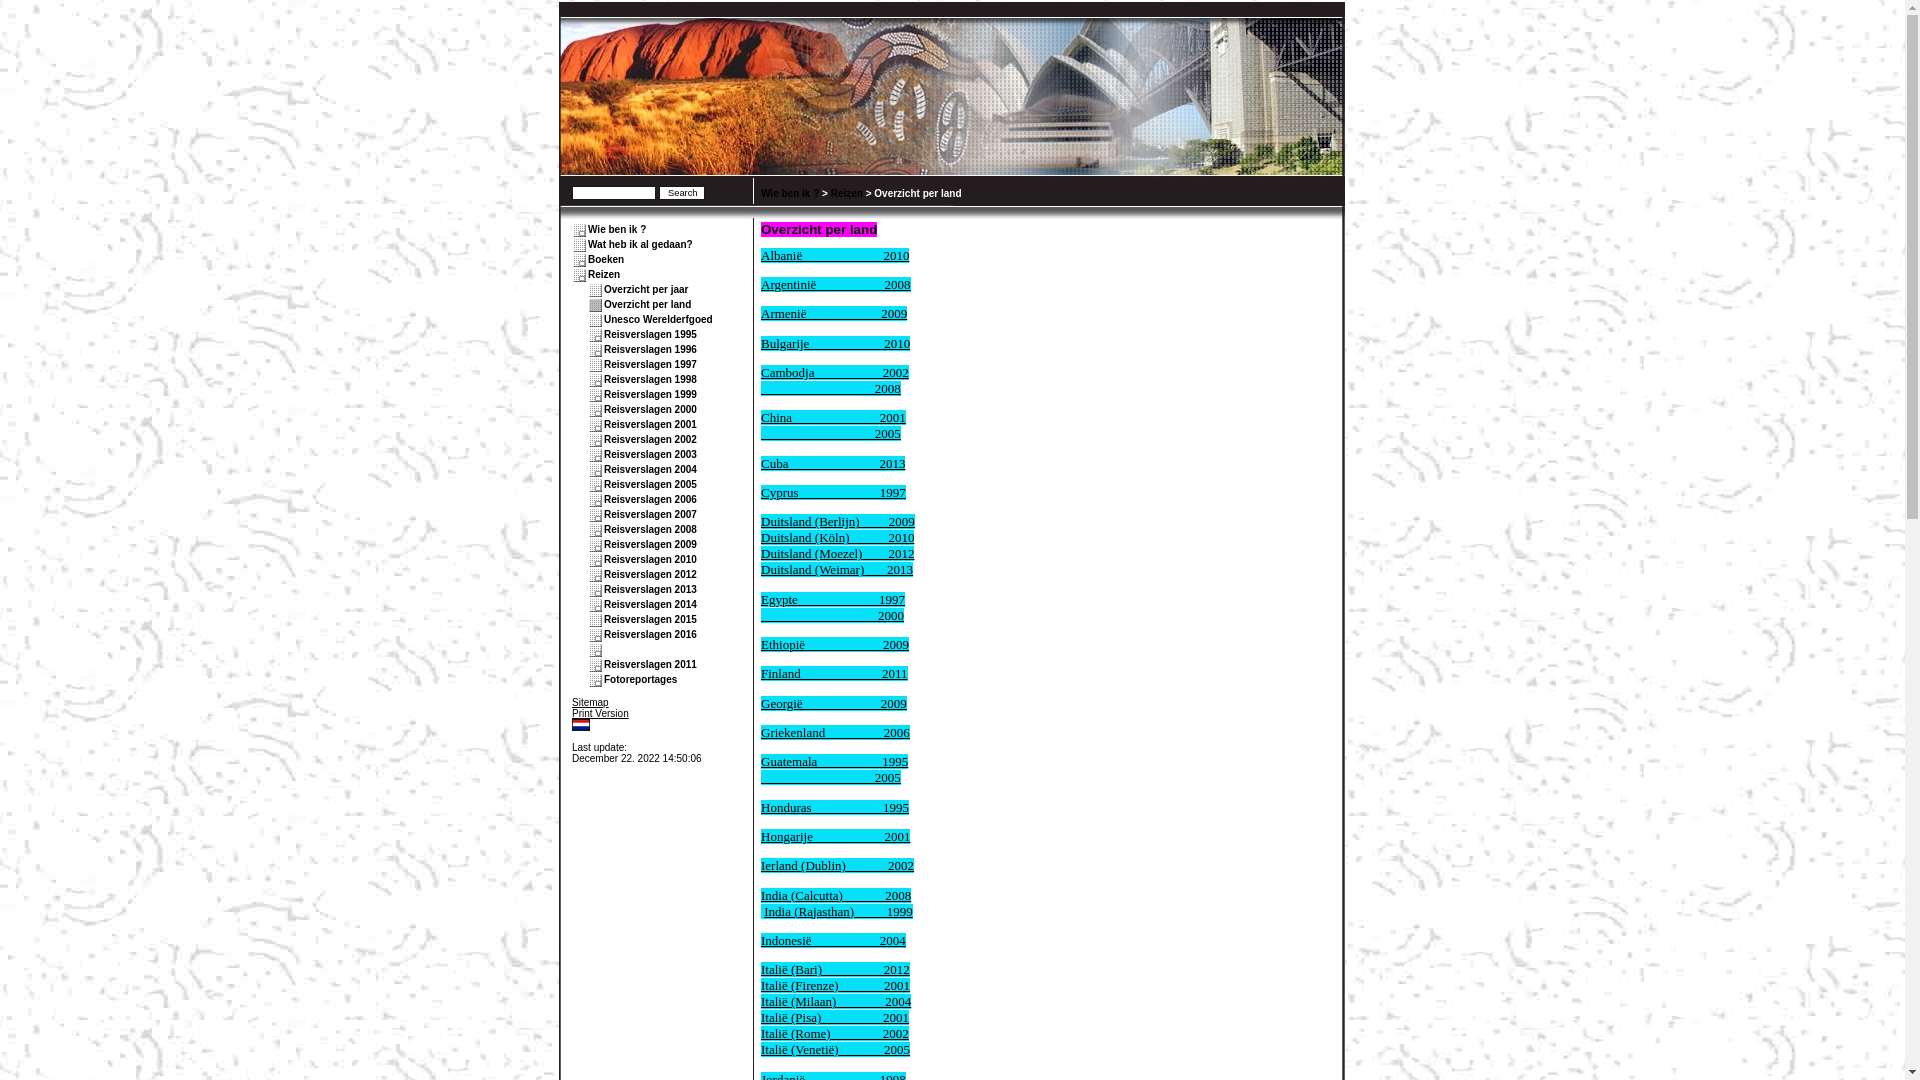  I want to click on 'Reisverslagen 1999', so click(650, 394).